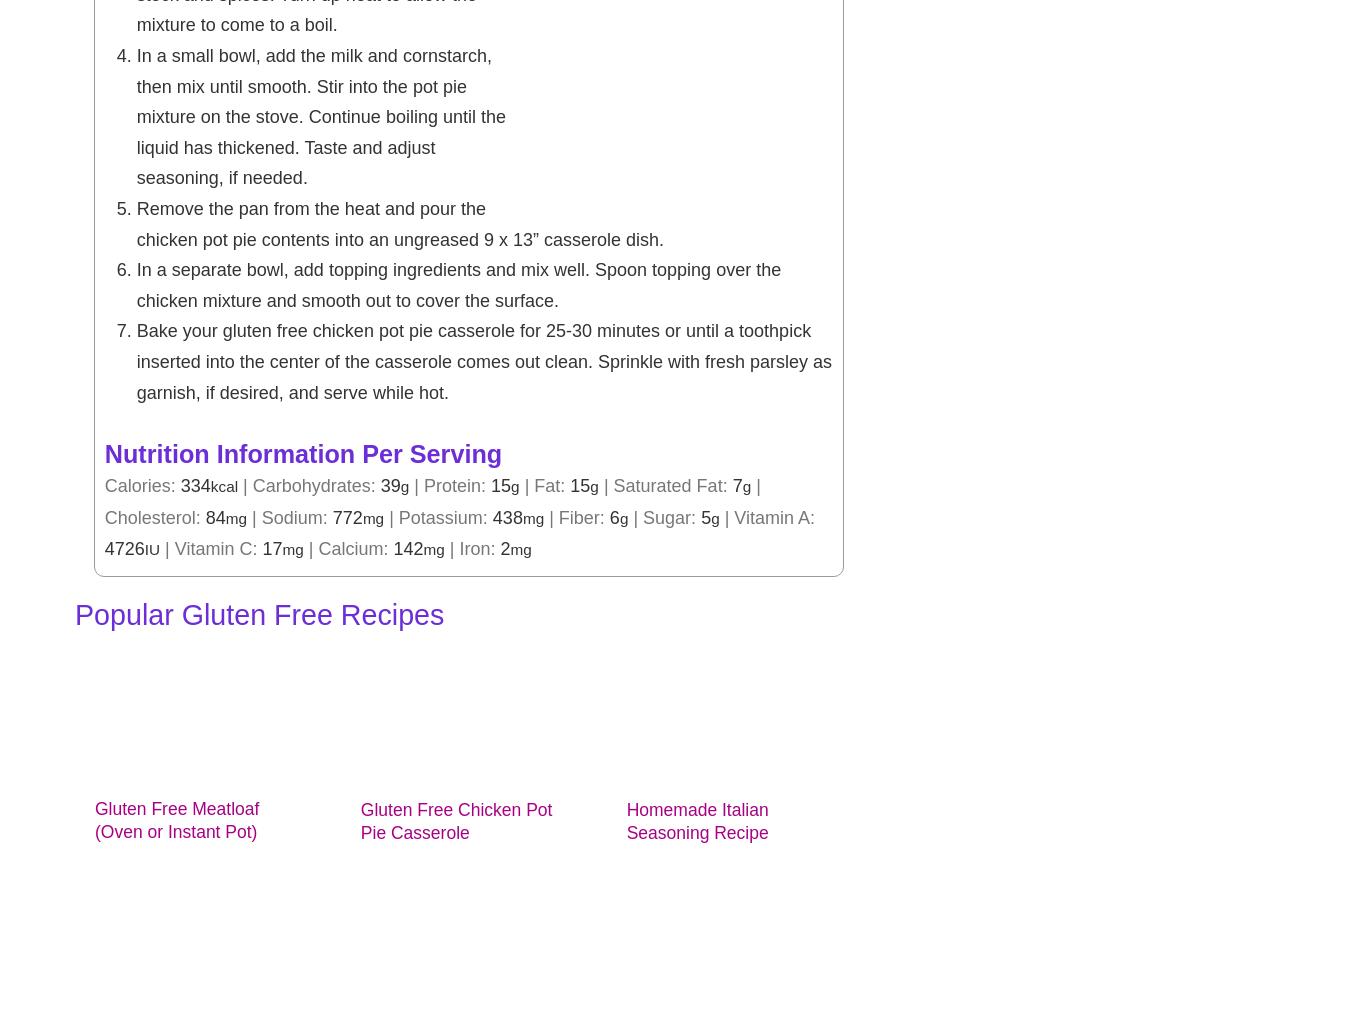  What do you see at coordinates (705, 517) in the screenshot?
I see `'5'` at bounding box center [705, 517].